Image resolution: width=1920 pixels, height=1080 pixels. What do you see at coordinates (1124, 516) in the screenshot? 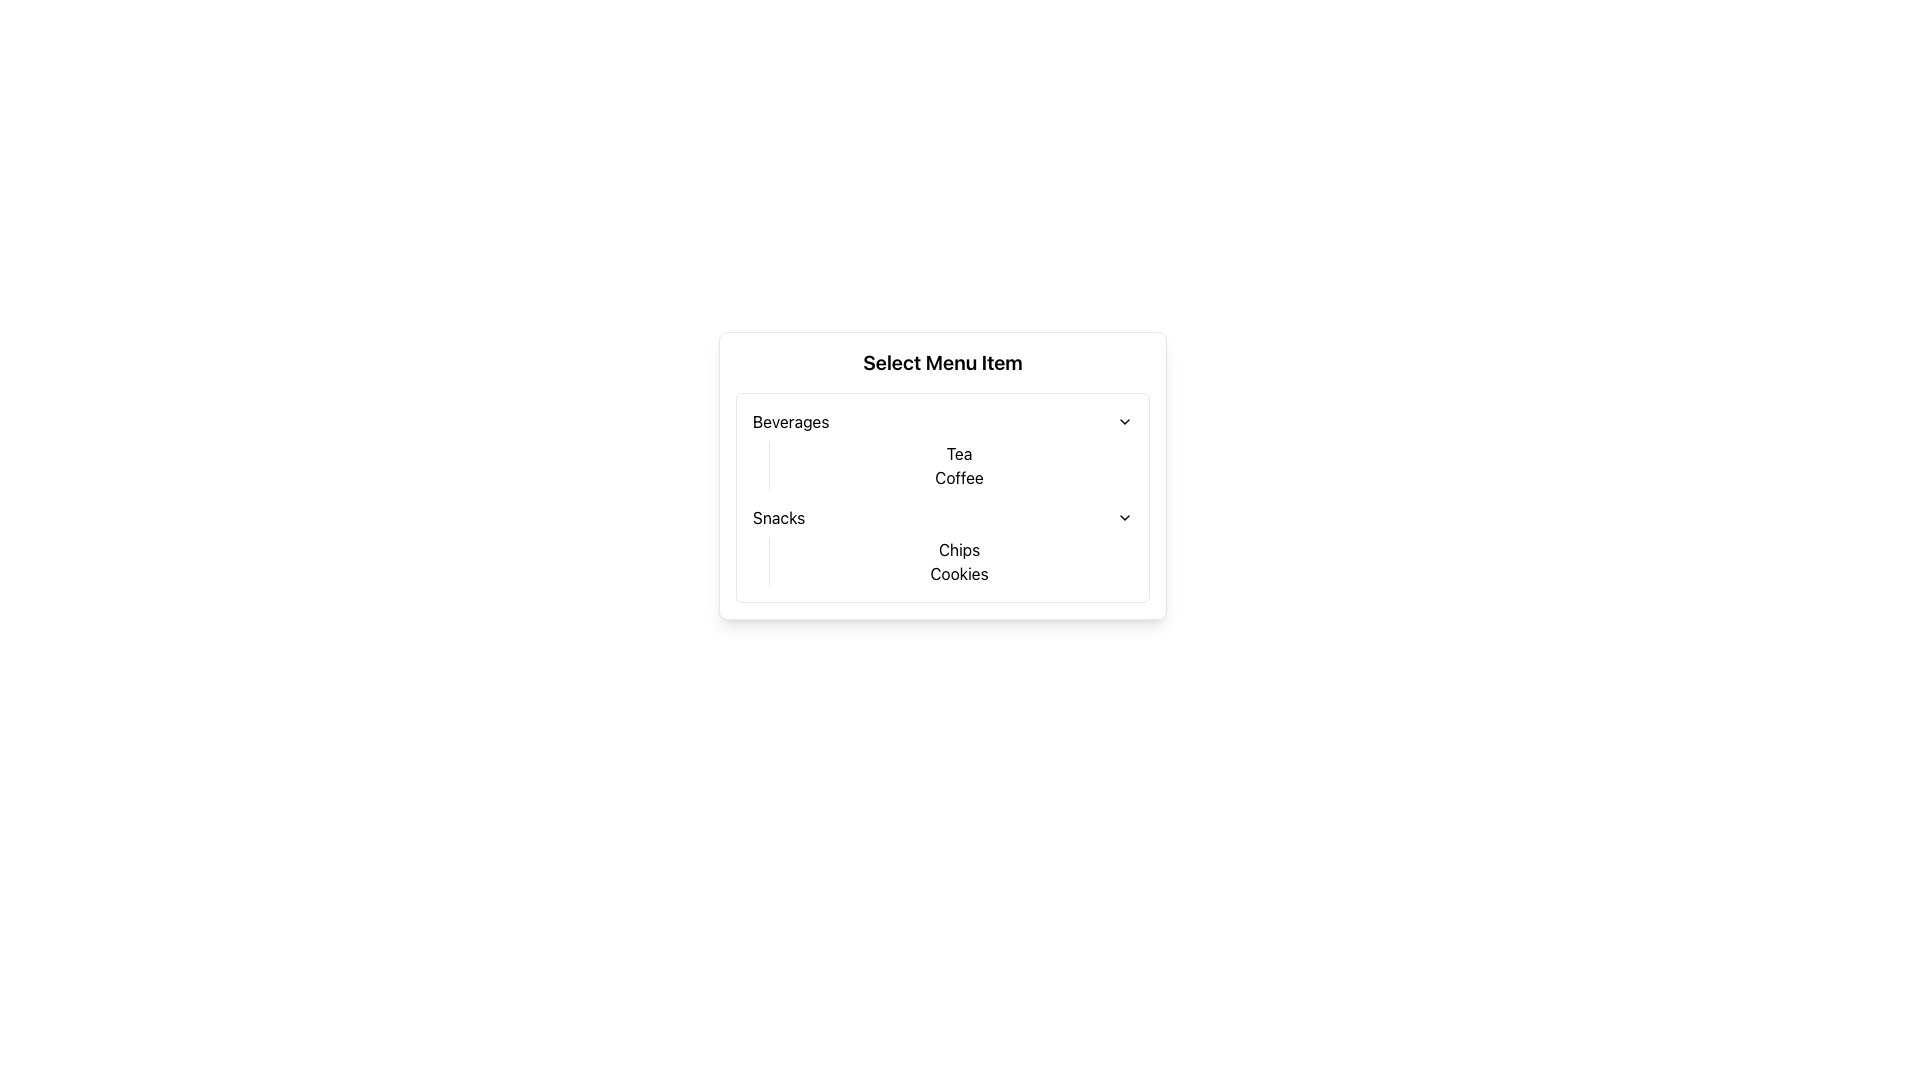
I see `the downward-facing chevron icon, which is styled minimally in black and positioned to the right of the text 'Snacks'` at bounding box center [1124, 516].